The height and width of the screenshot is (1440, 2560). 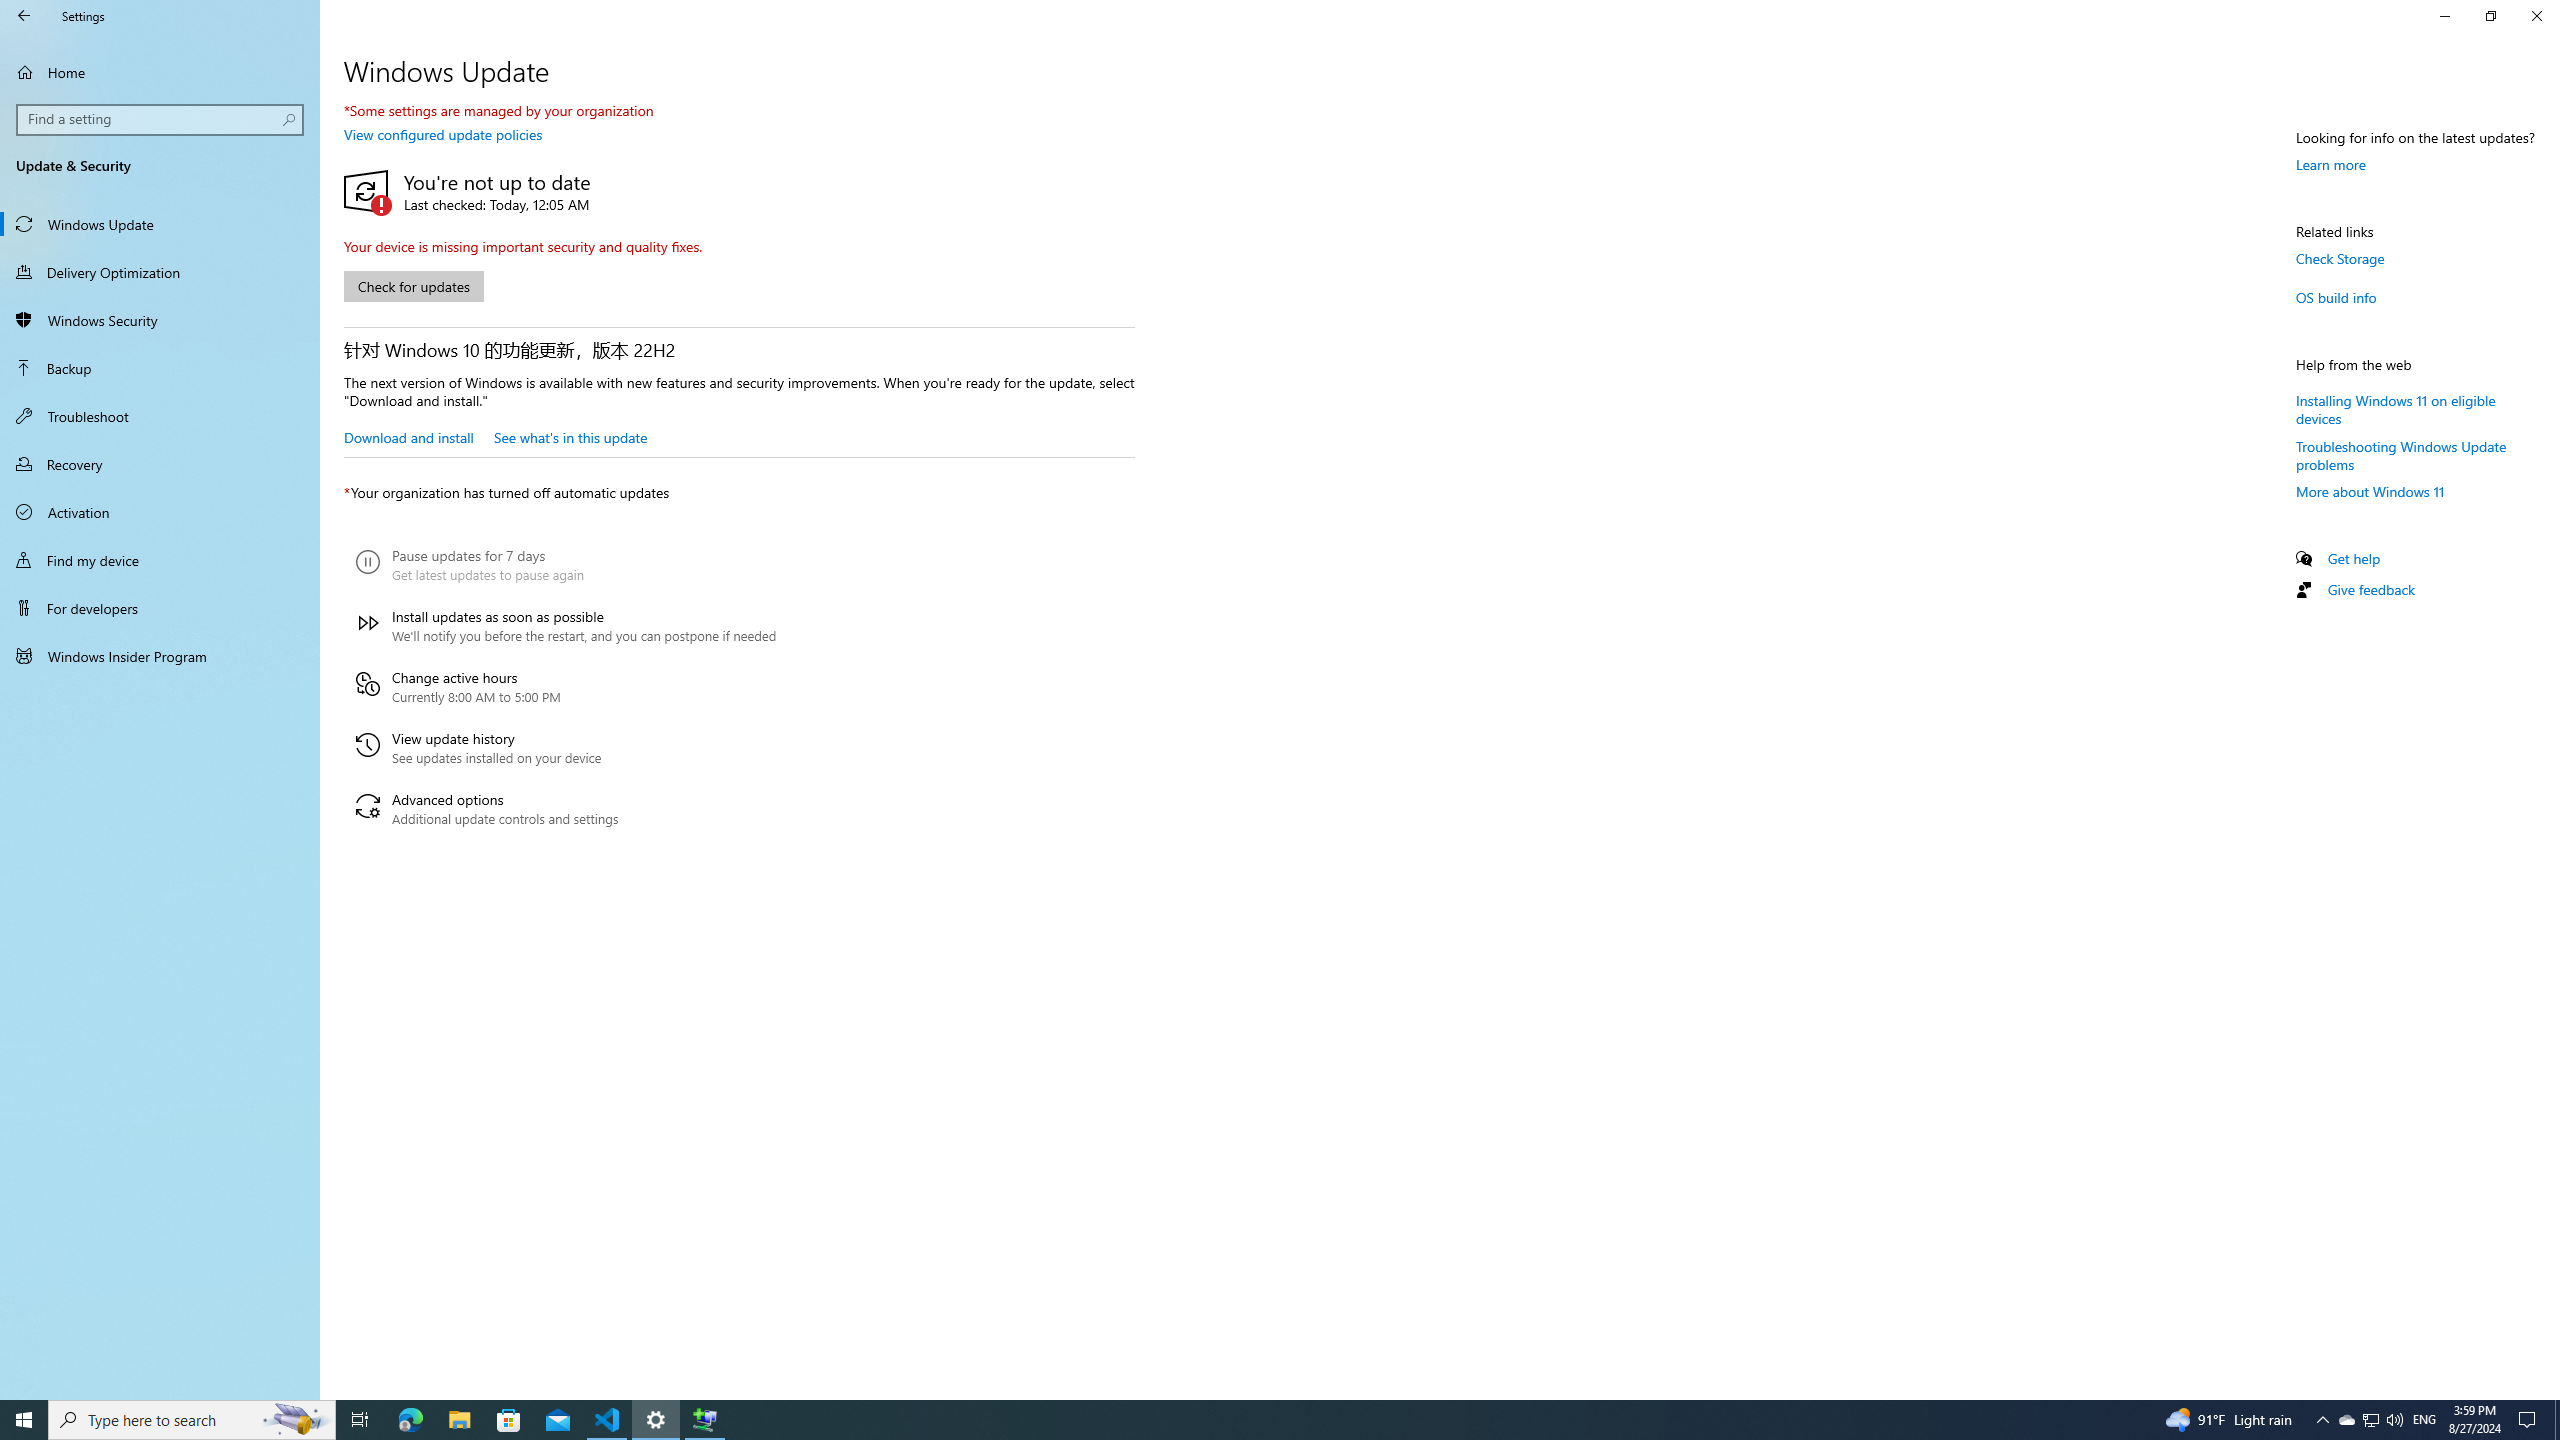 I want to click on 'See what', so click(x=570, y=436).